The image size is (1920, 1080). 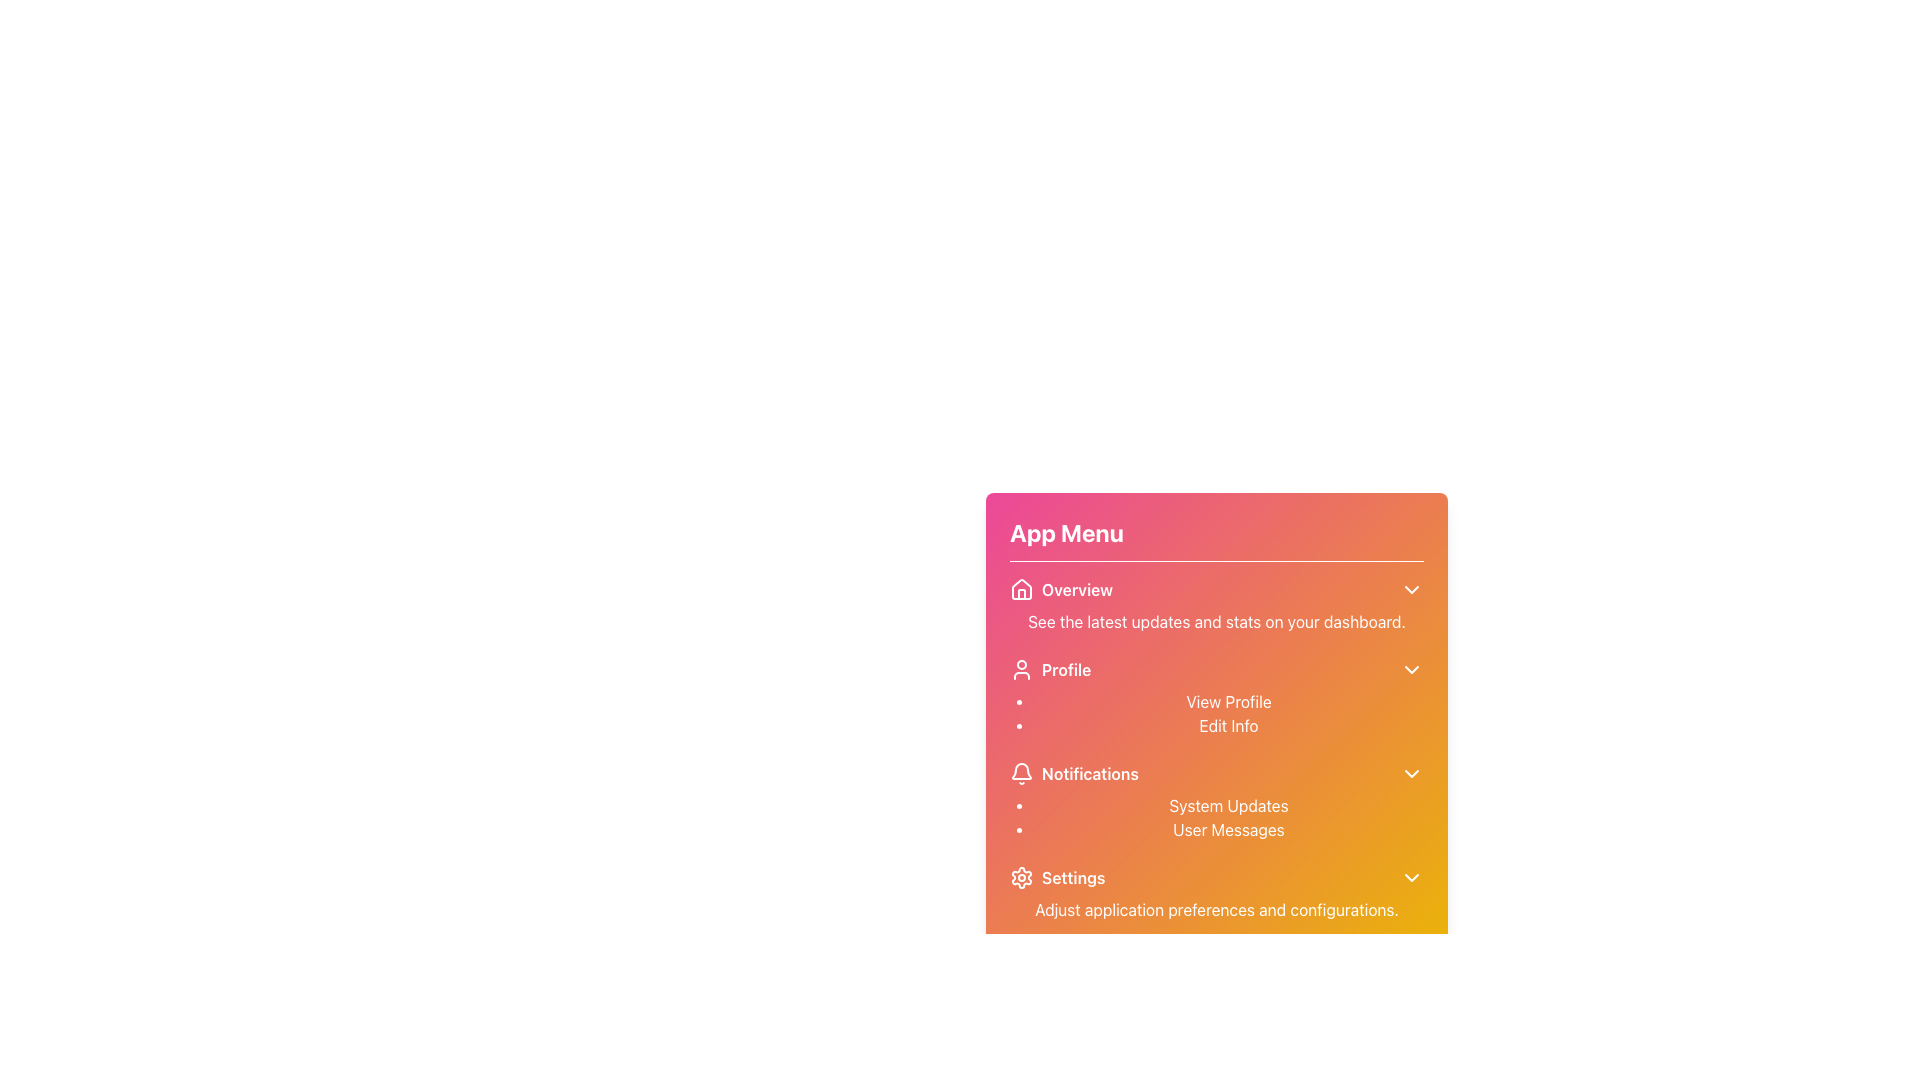 I want to click on the 'Notifications' dropdown section, so click(x=1216, y=801).